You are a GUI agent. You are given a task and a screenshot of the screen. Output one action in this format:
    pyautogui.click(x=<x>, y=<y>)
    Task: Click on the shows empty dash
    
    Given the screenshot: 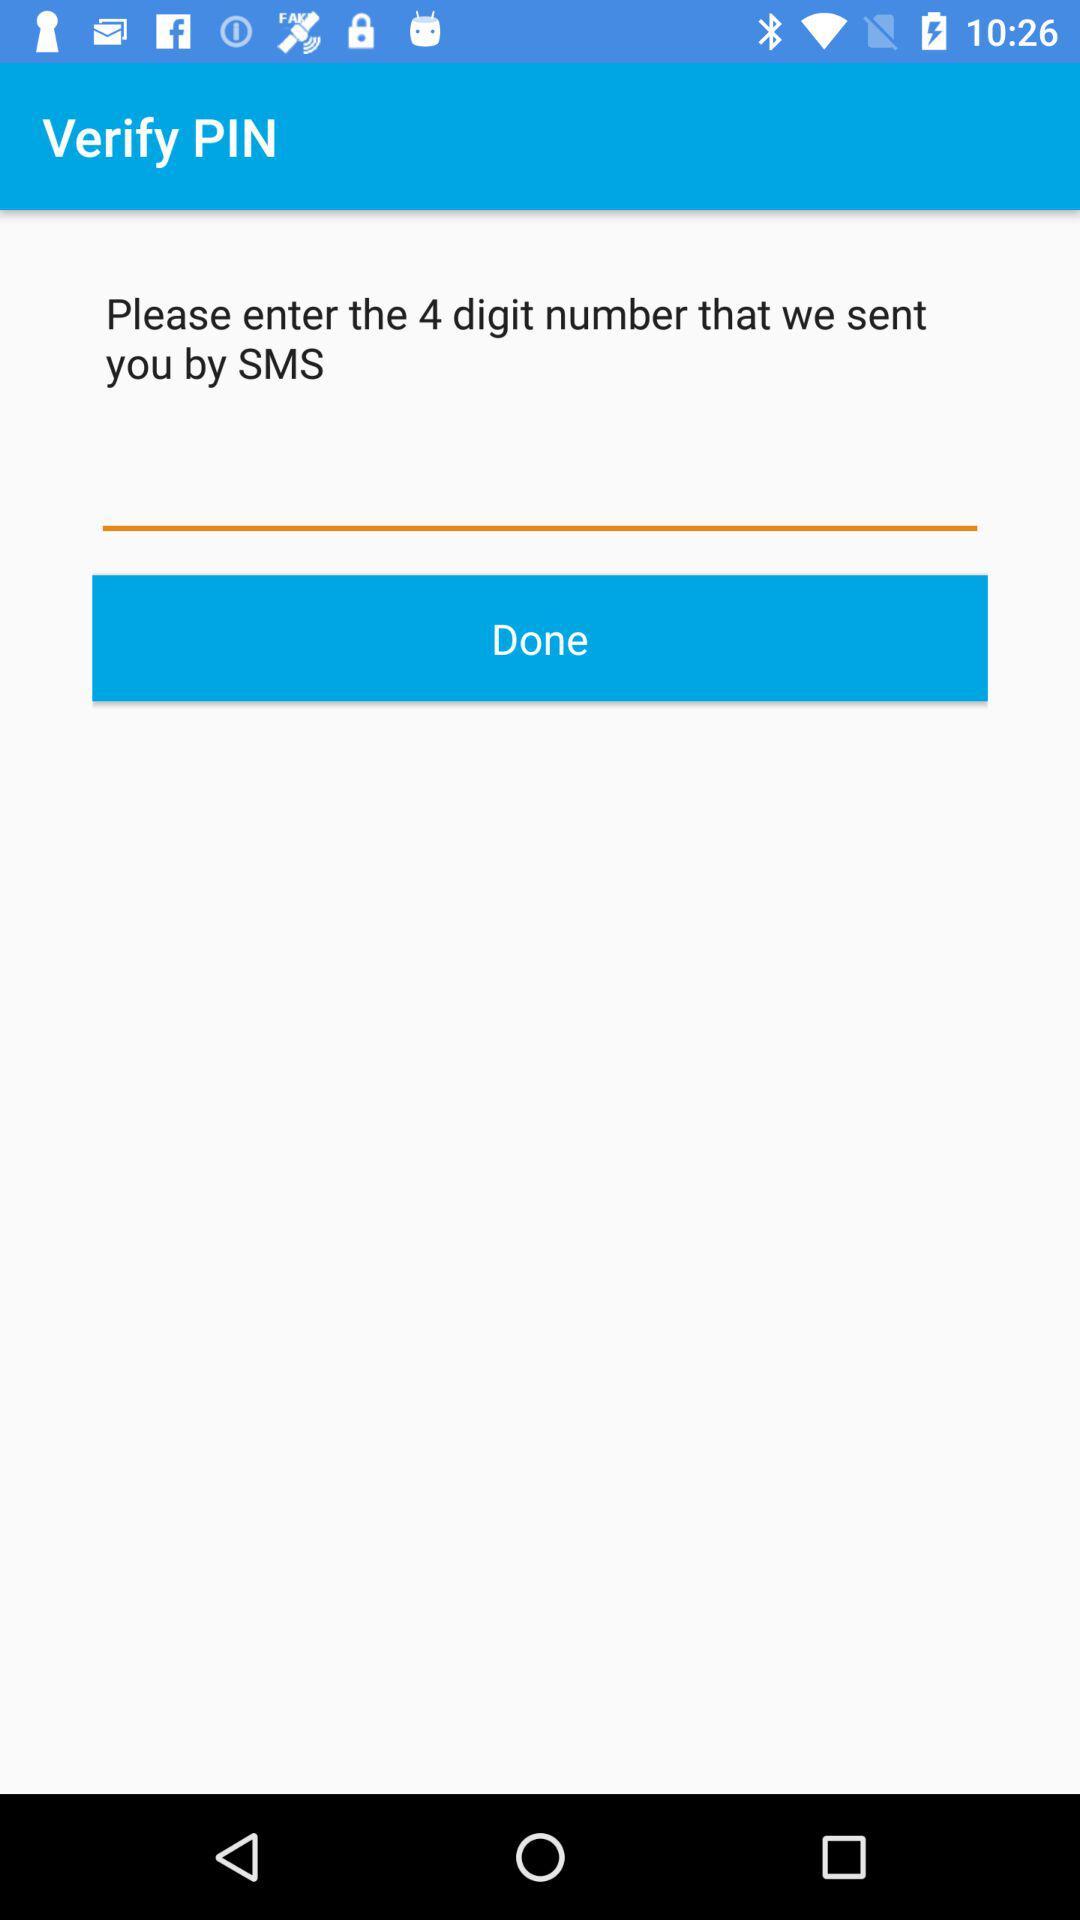 What is the action you would take?
    pyautogui.click(x=540, y=489)
    